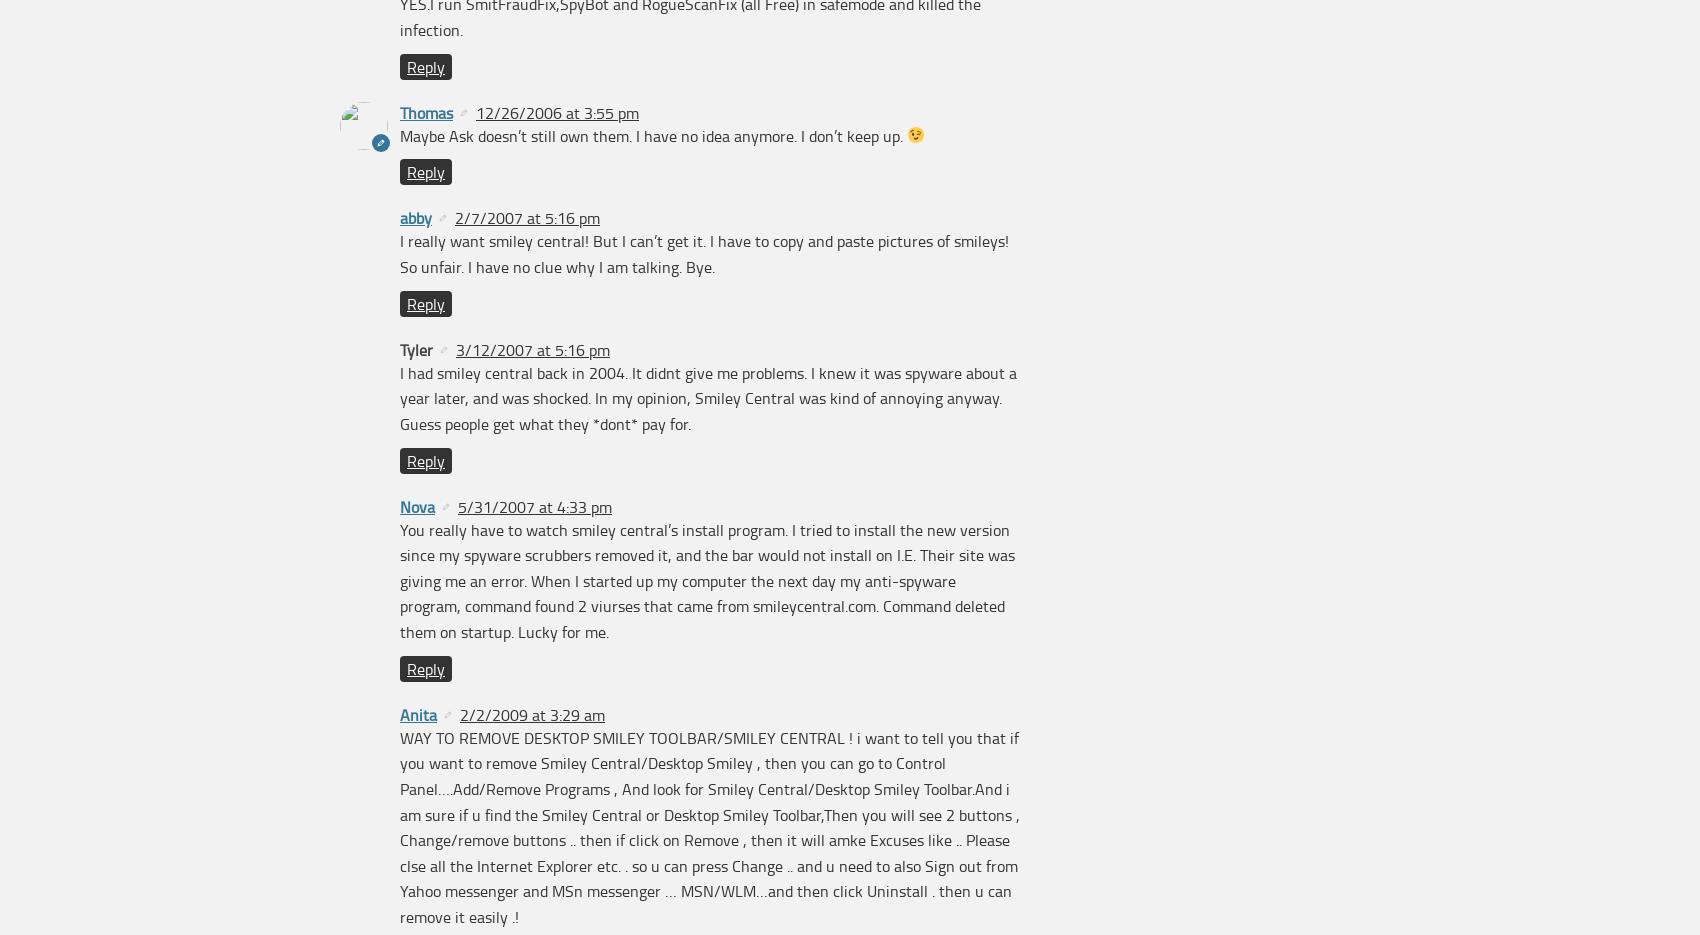  Describe the element at coordinates (416, 506) in the screenshot. I see `'Nova'` at that location.